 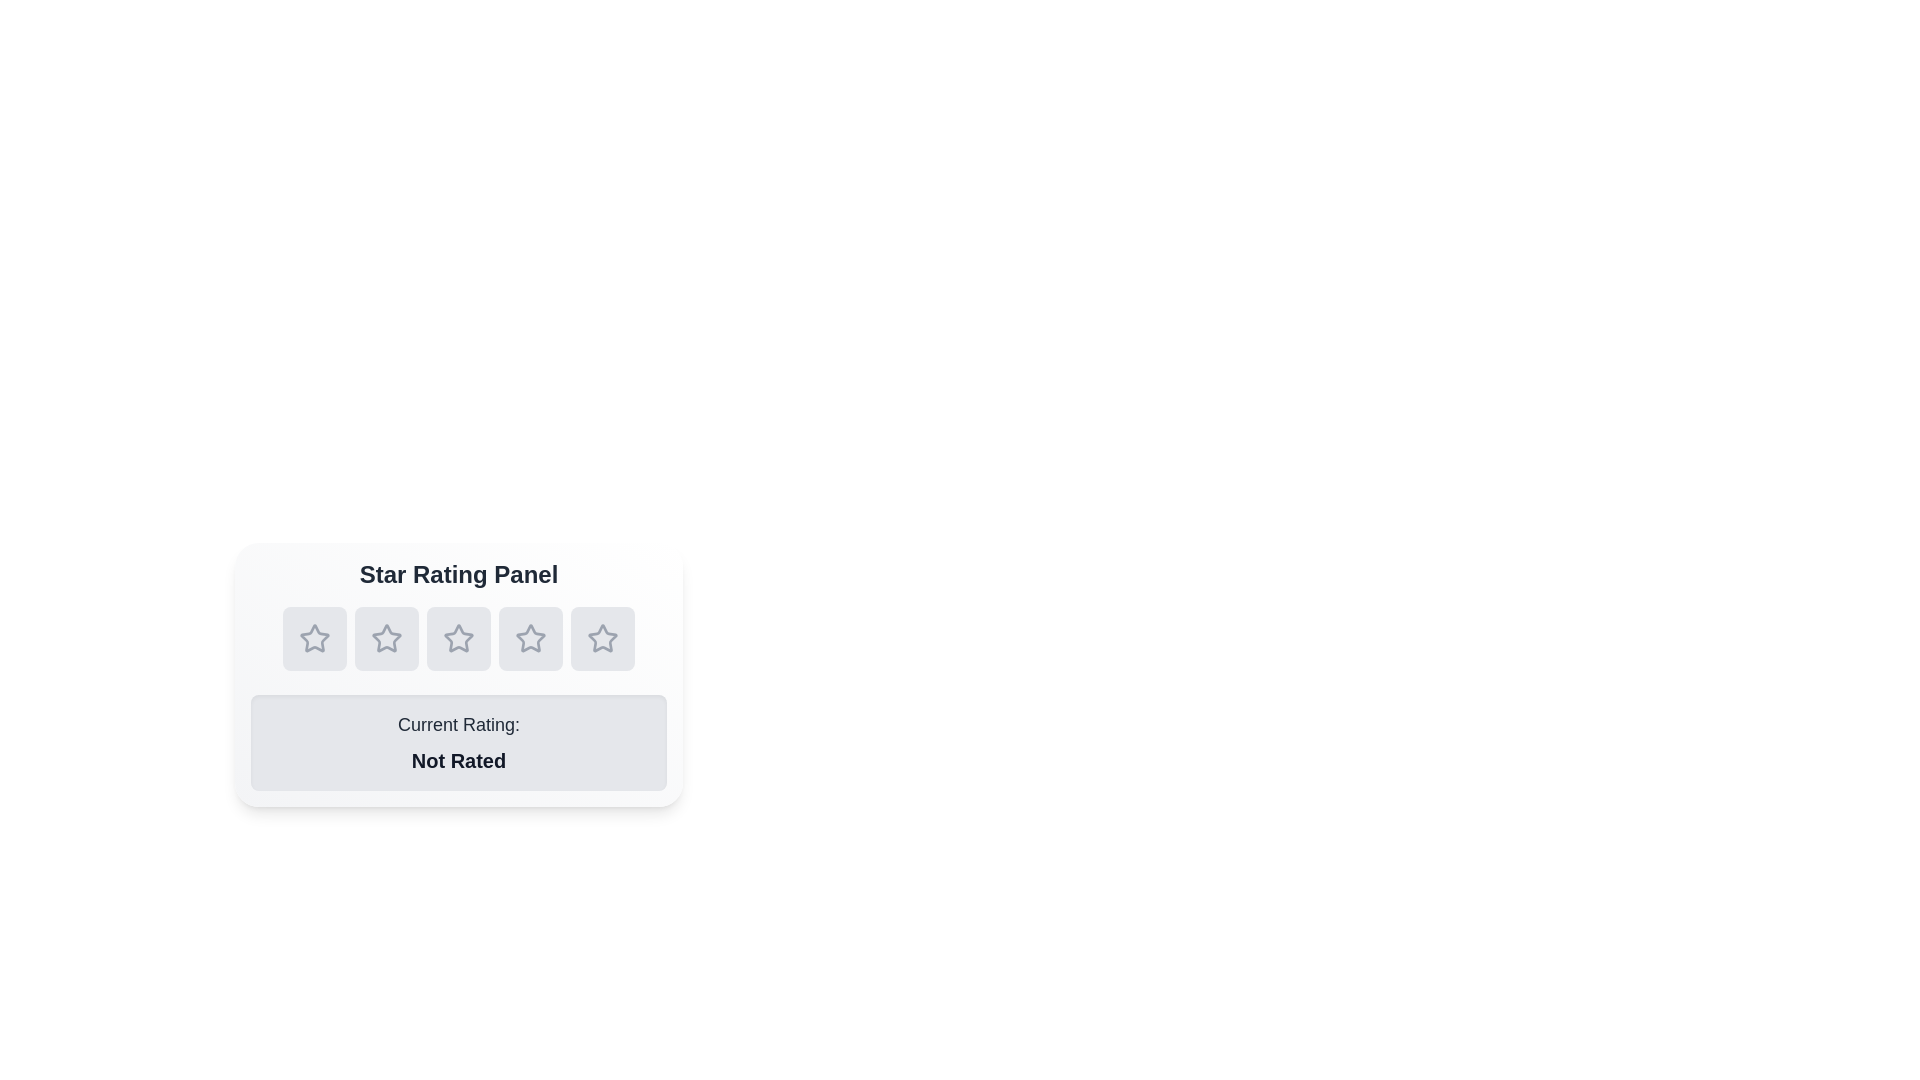 I want to click on the second interactive star in the star rating system, so click(x=387, y=639).